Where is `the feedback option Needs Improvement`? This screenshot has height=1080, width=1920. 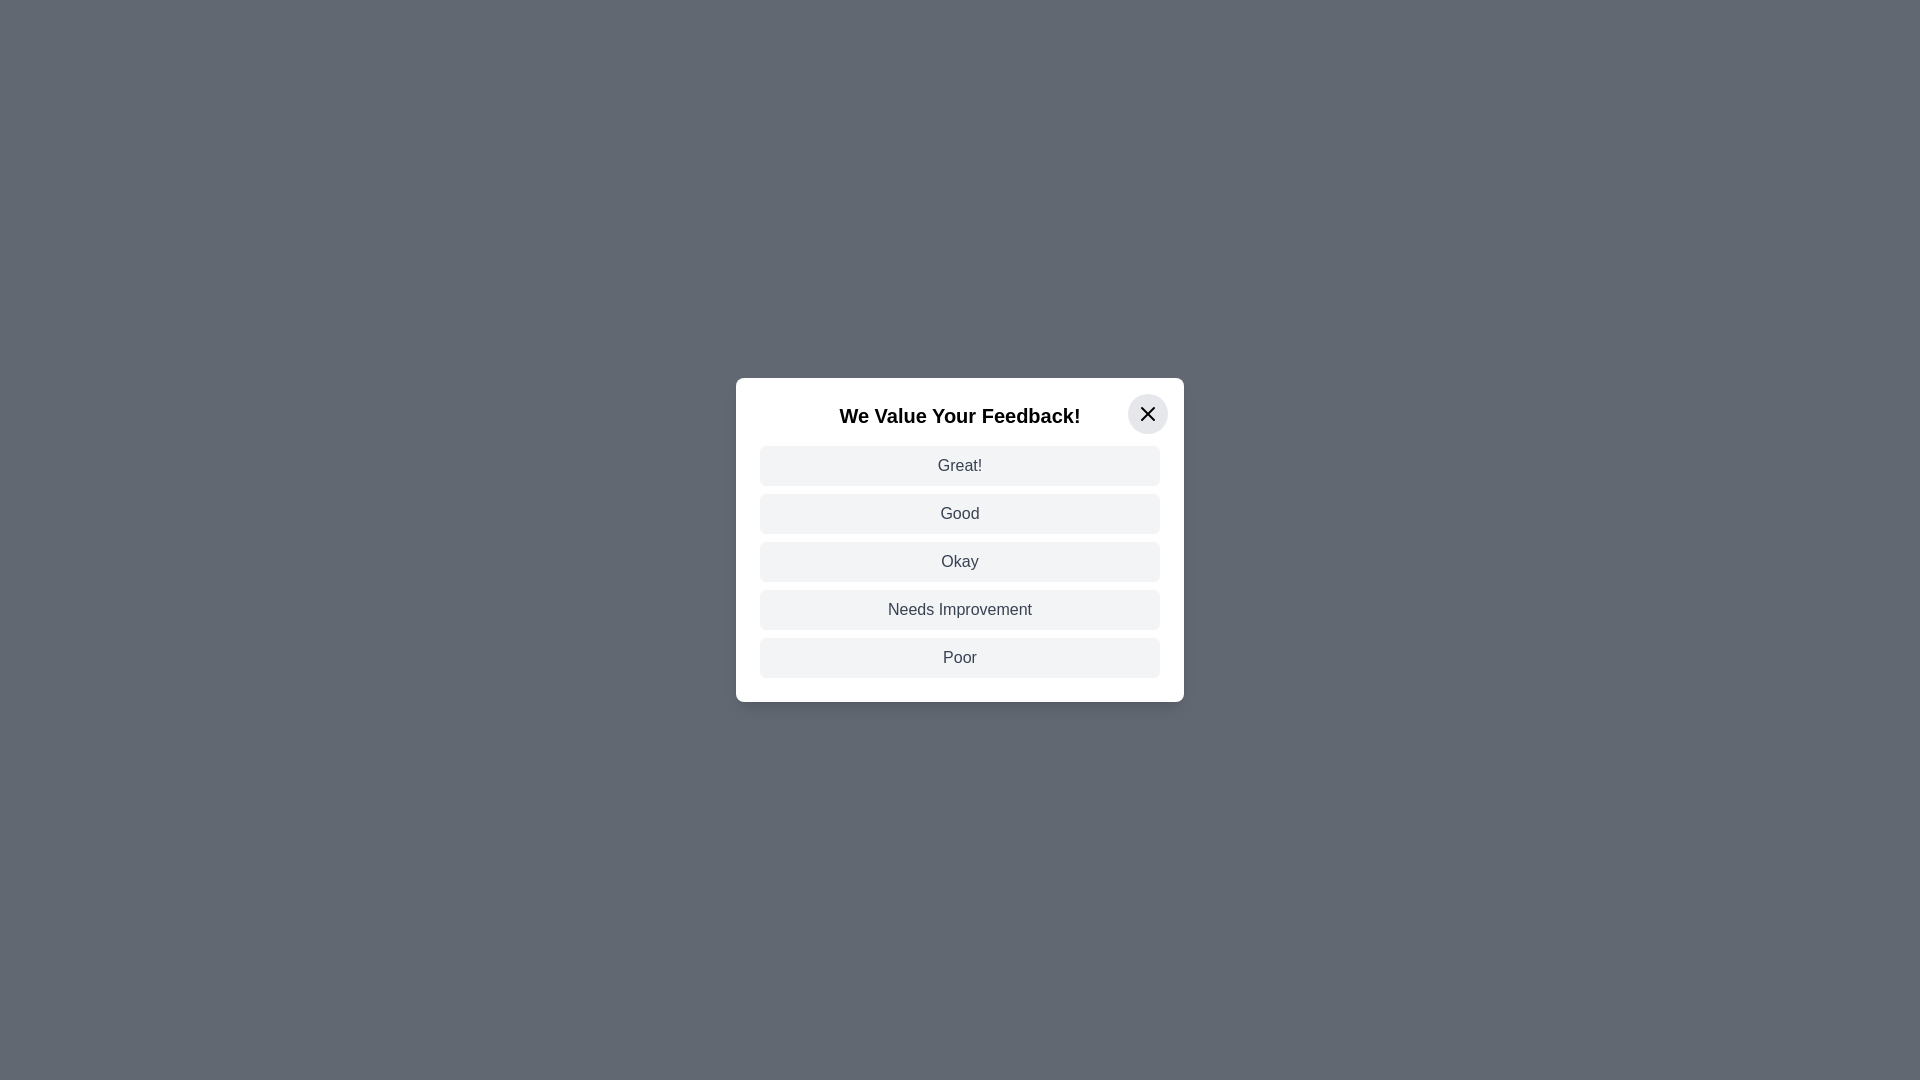
the feedback option Needs Improvement is located at coordinates (960, 608).